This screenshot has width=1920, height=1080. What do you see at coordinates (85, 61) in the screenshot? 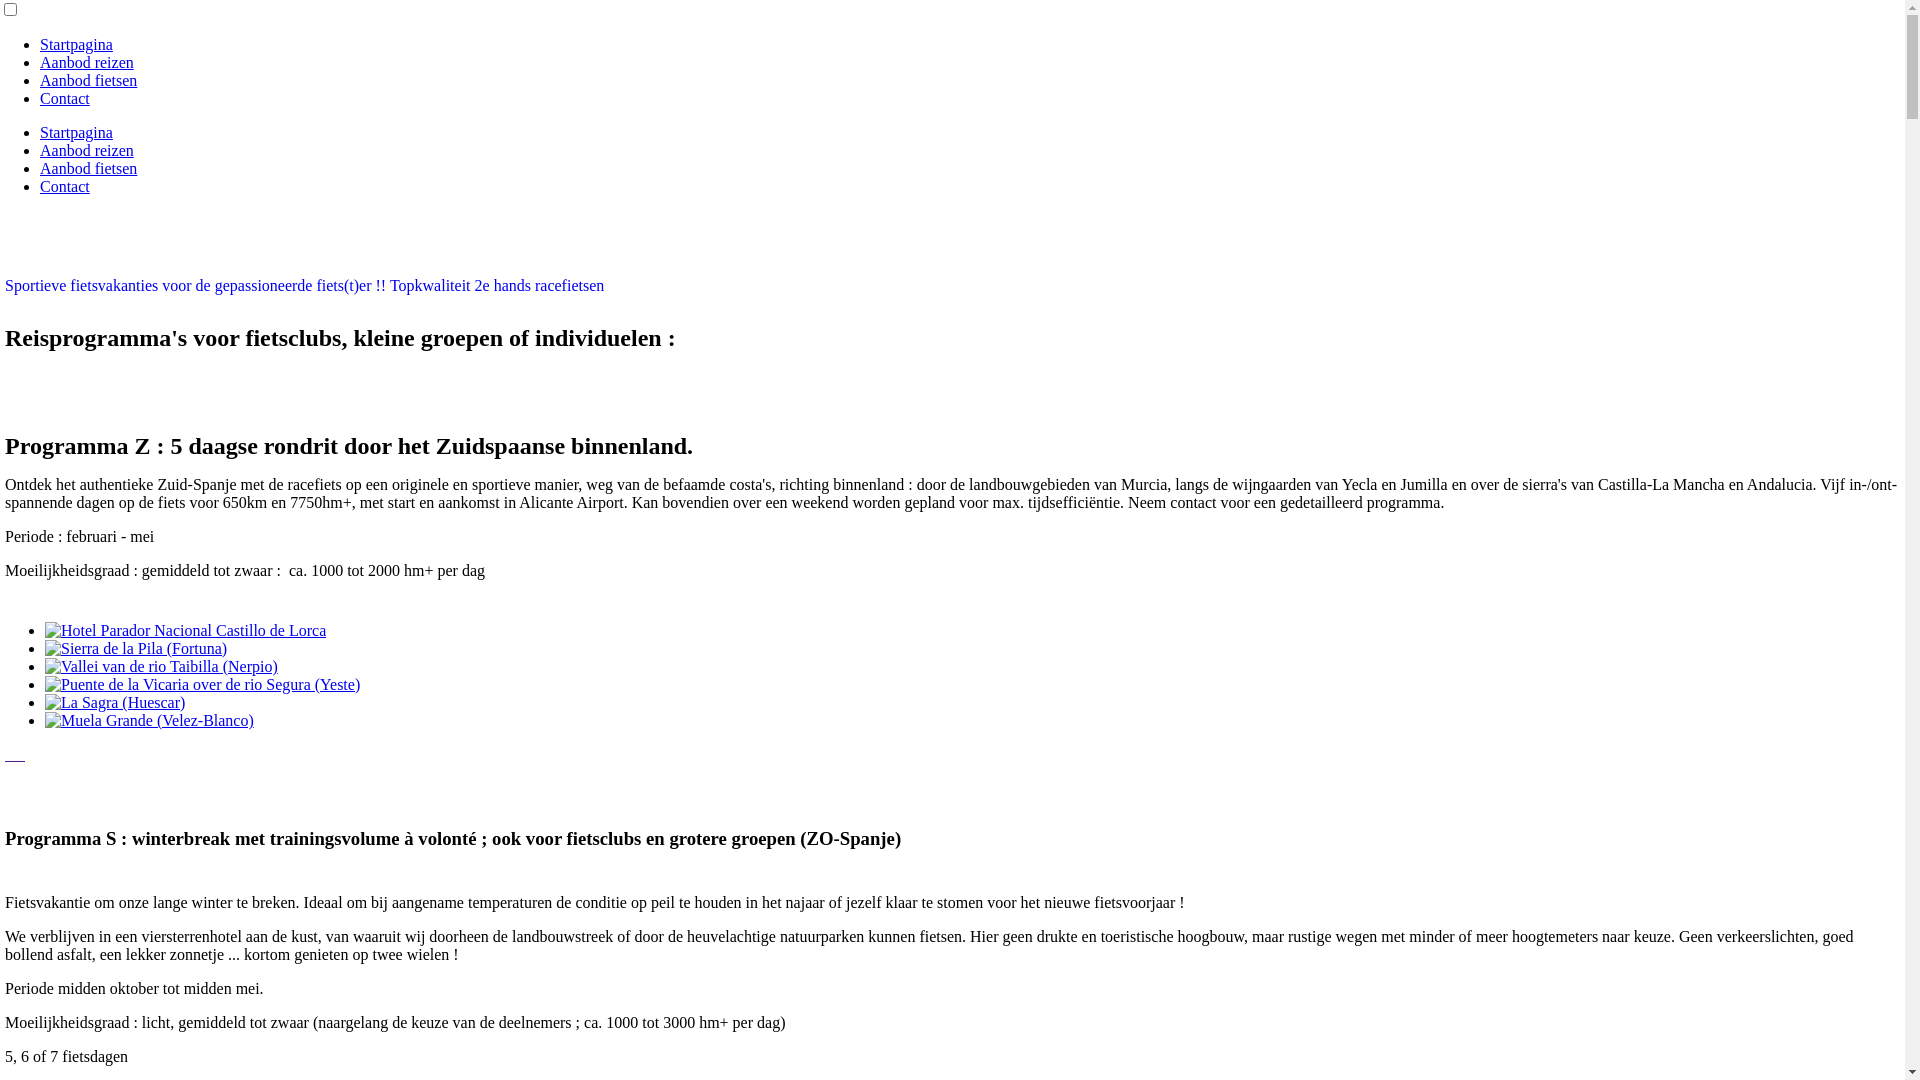
I see `'Aanbod reizen'` at bounding box center [85, 61].